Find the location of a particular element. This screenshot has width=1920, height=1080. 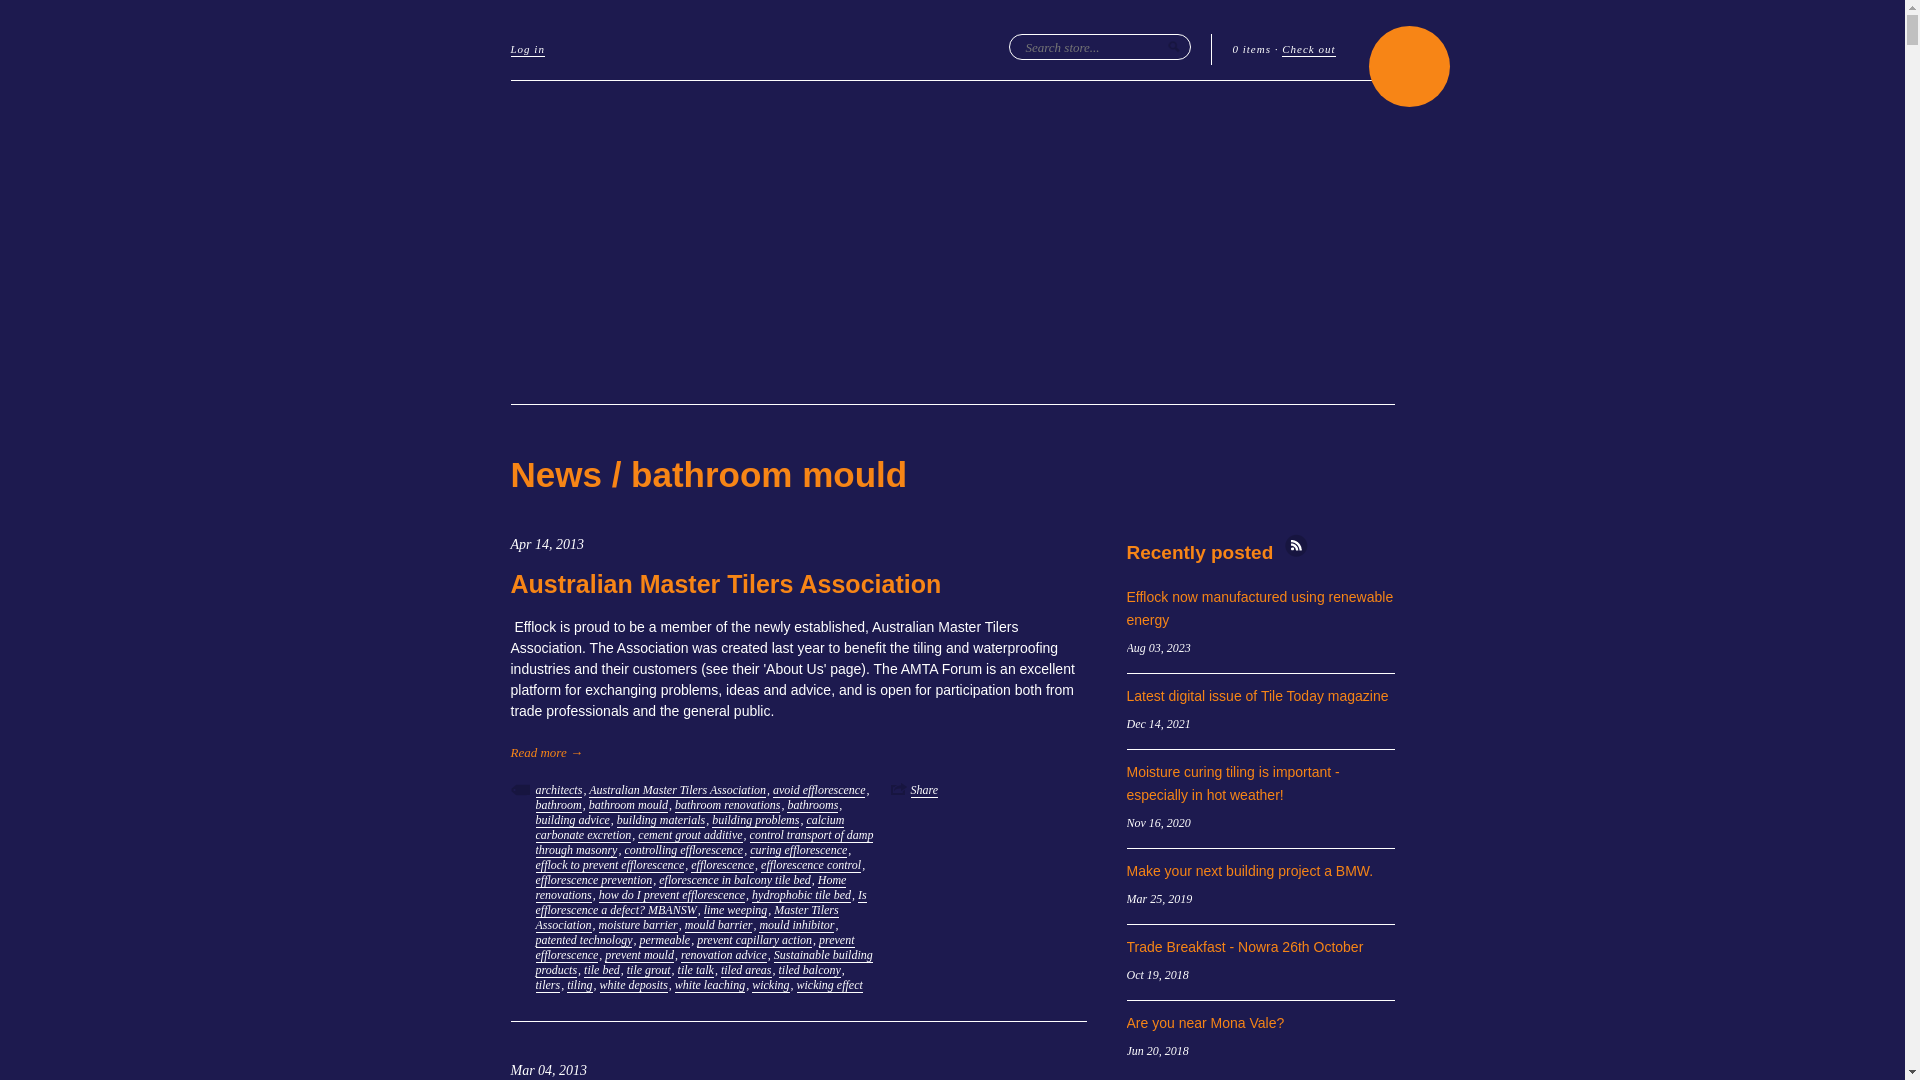

'mould inhibitor' is located at coordinates (795, 925).